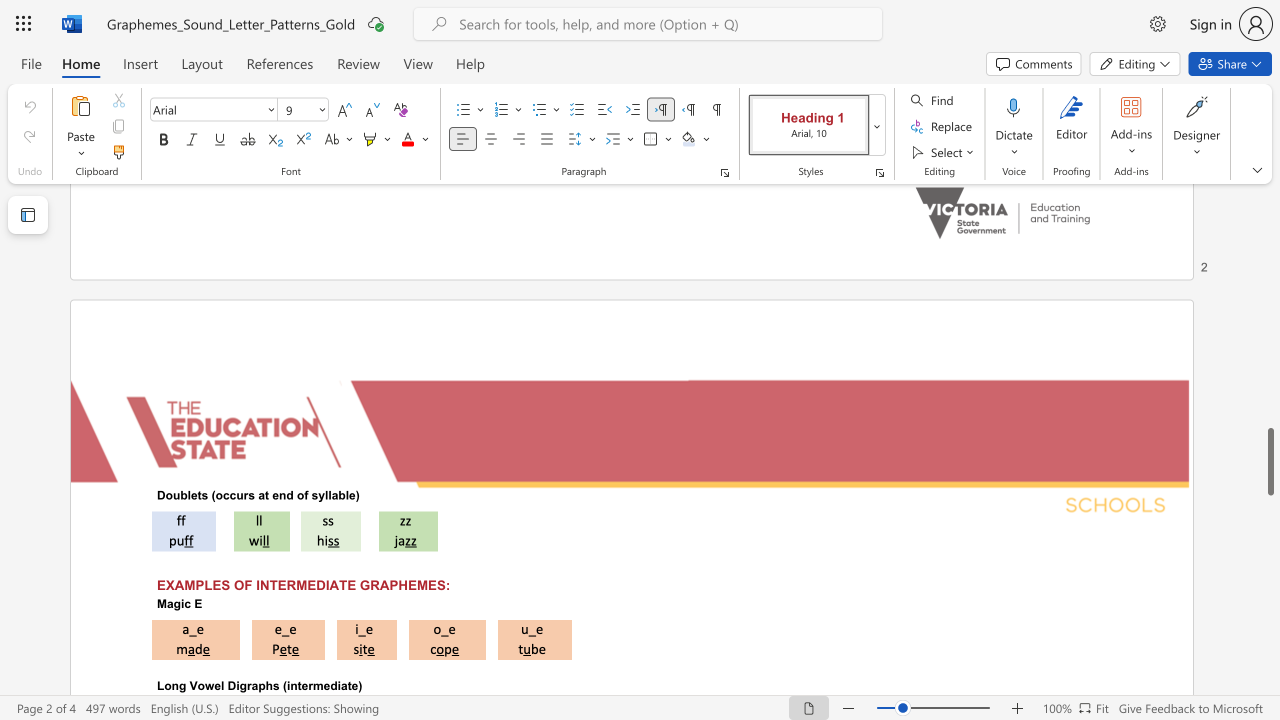  I want to click on the scrollbar to slide the page up, so click(1269, 280).